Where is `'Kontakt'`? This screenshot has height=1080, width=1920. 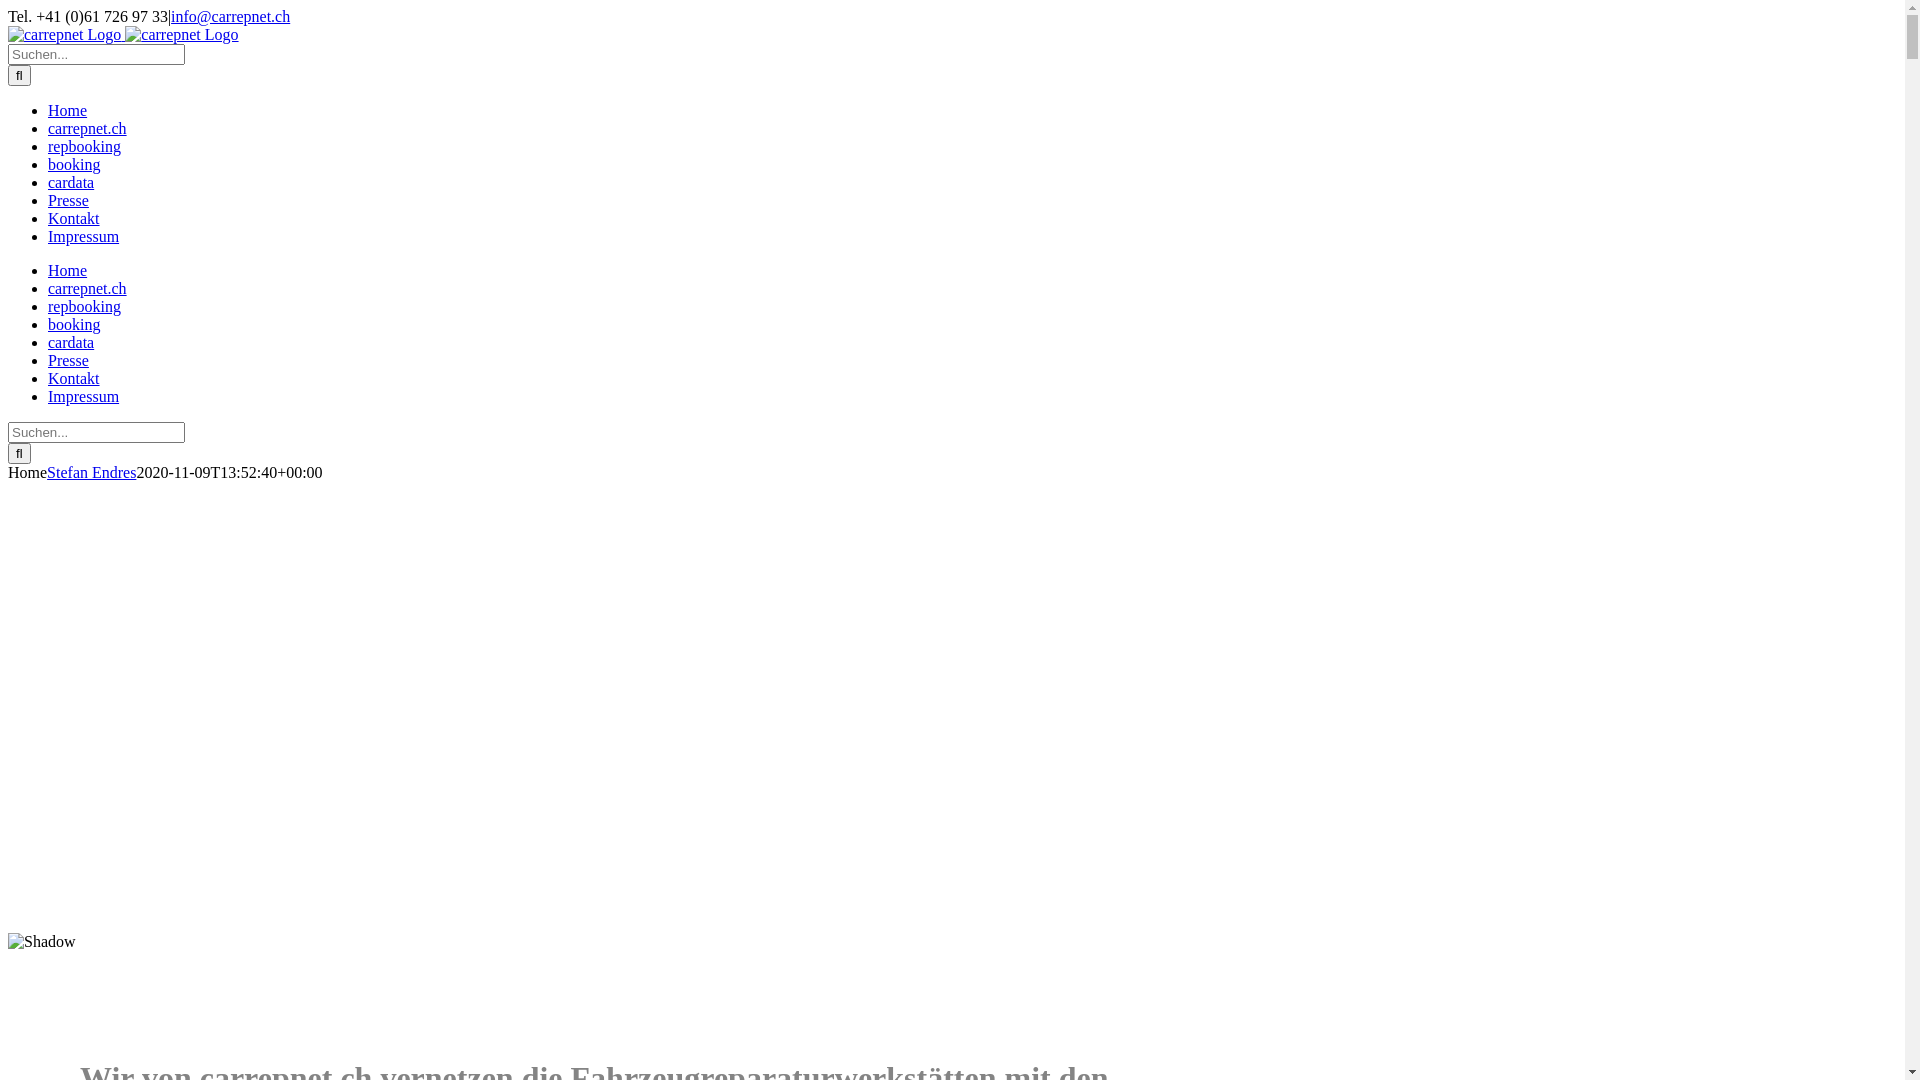
'Kontakt' is located at coordinates (73, 218).